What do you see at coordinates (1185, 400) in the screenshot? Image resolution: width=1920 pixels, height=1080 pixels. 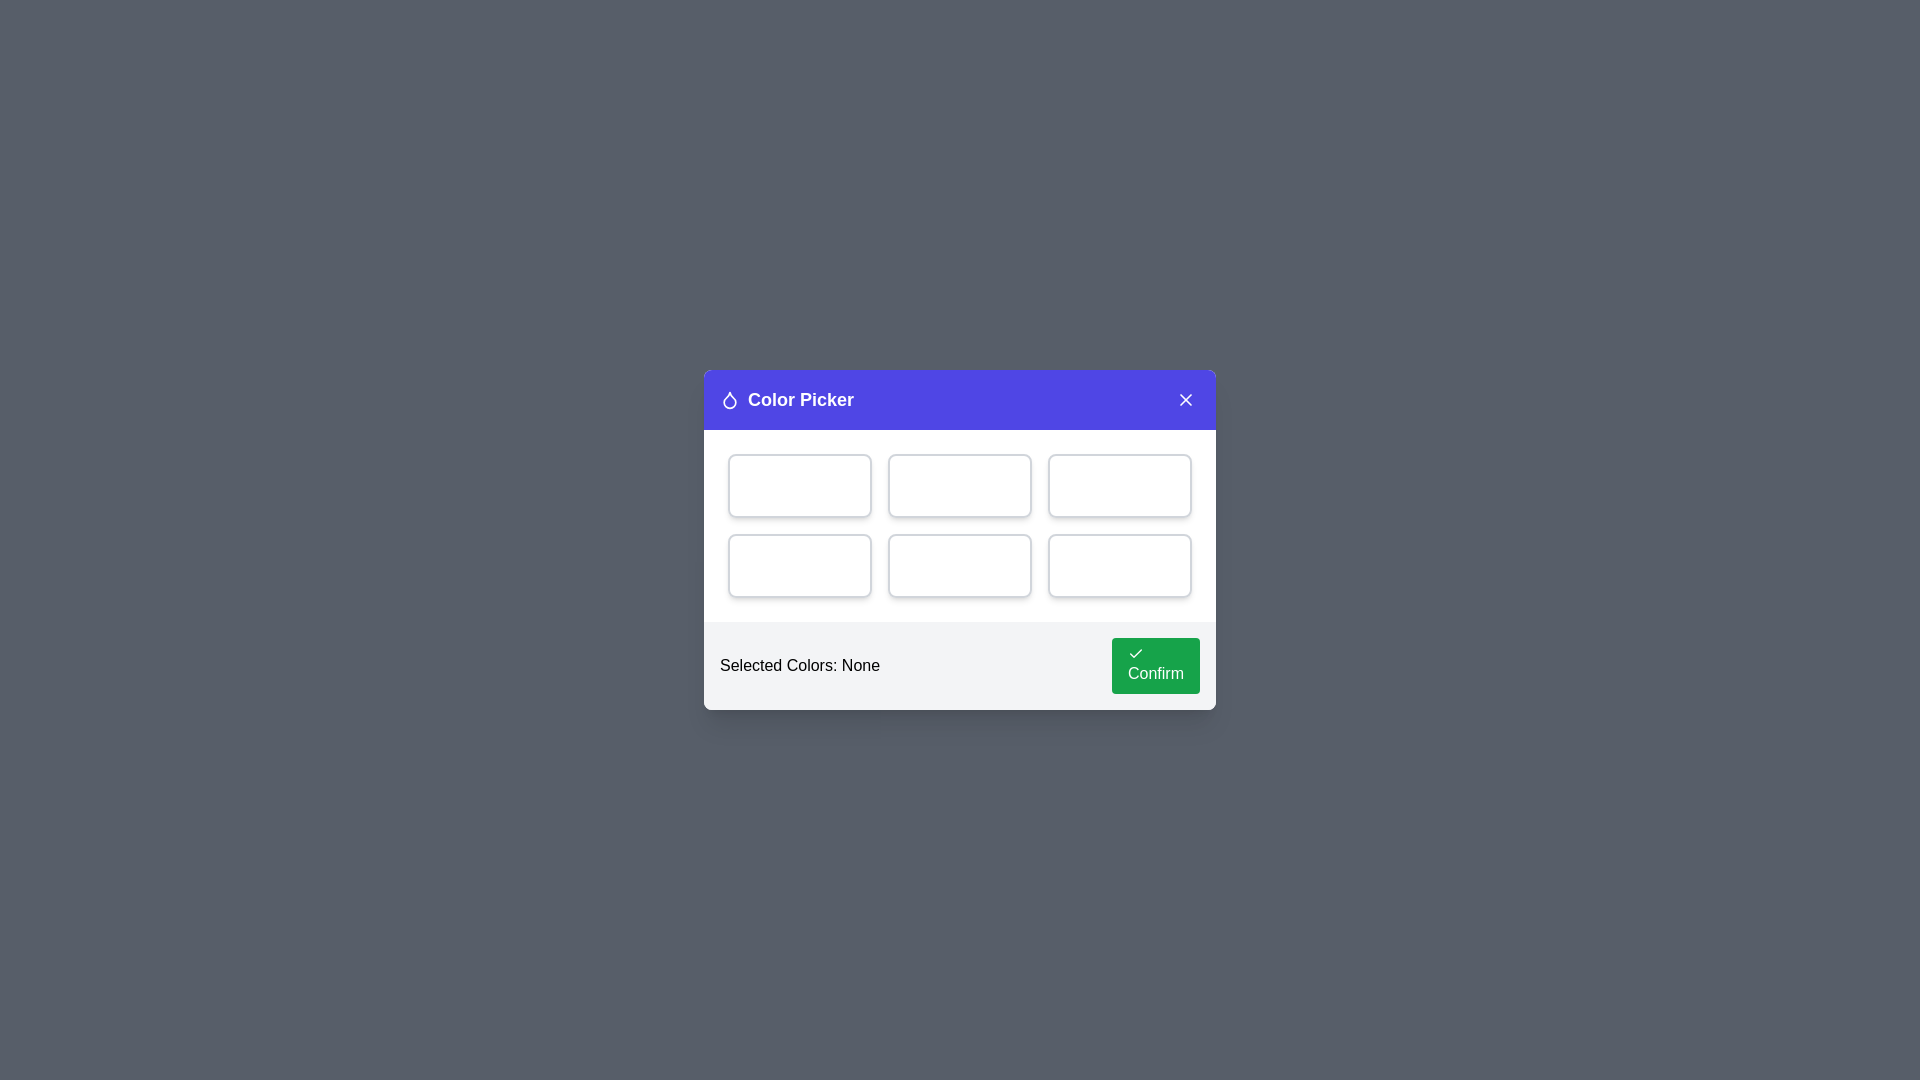 I see `the close button to close the dialog` at bounding box center [1185, 400].